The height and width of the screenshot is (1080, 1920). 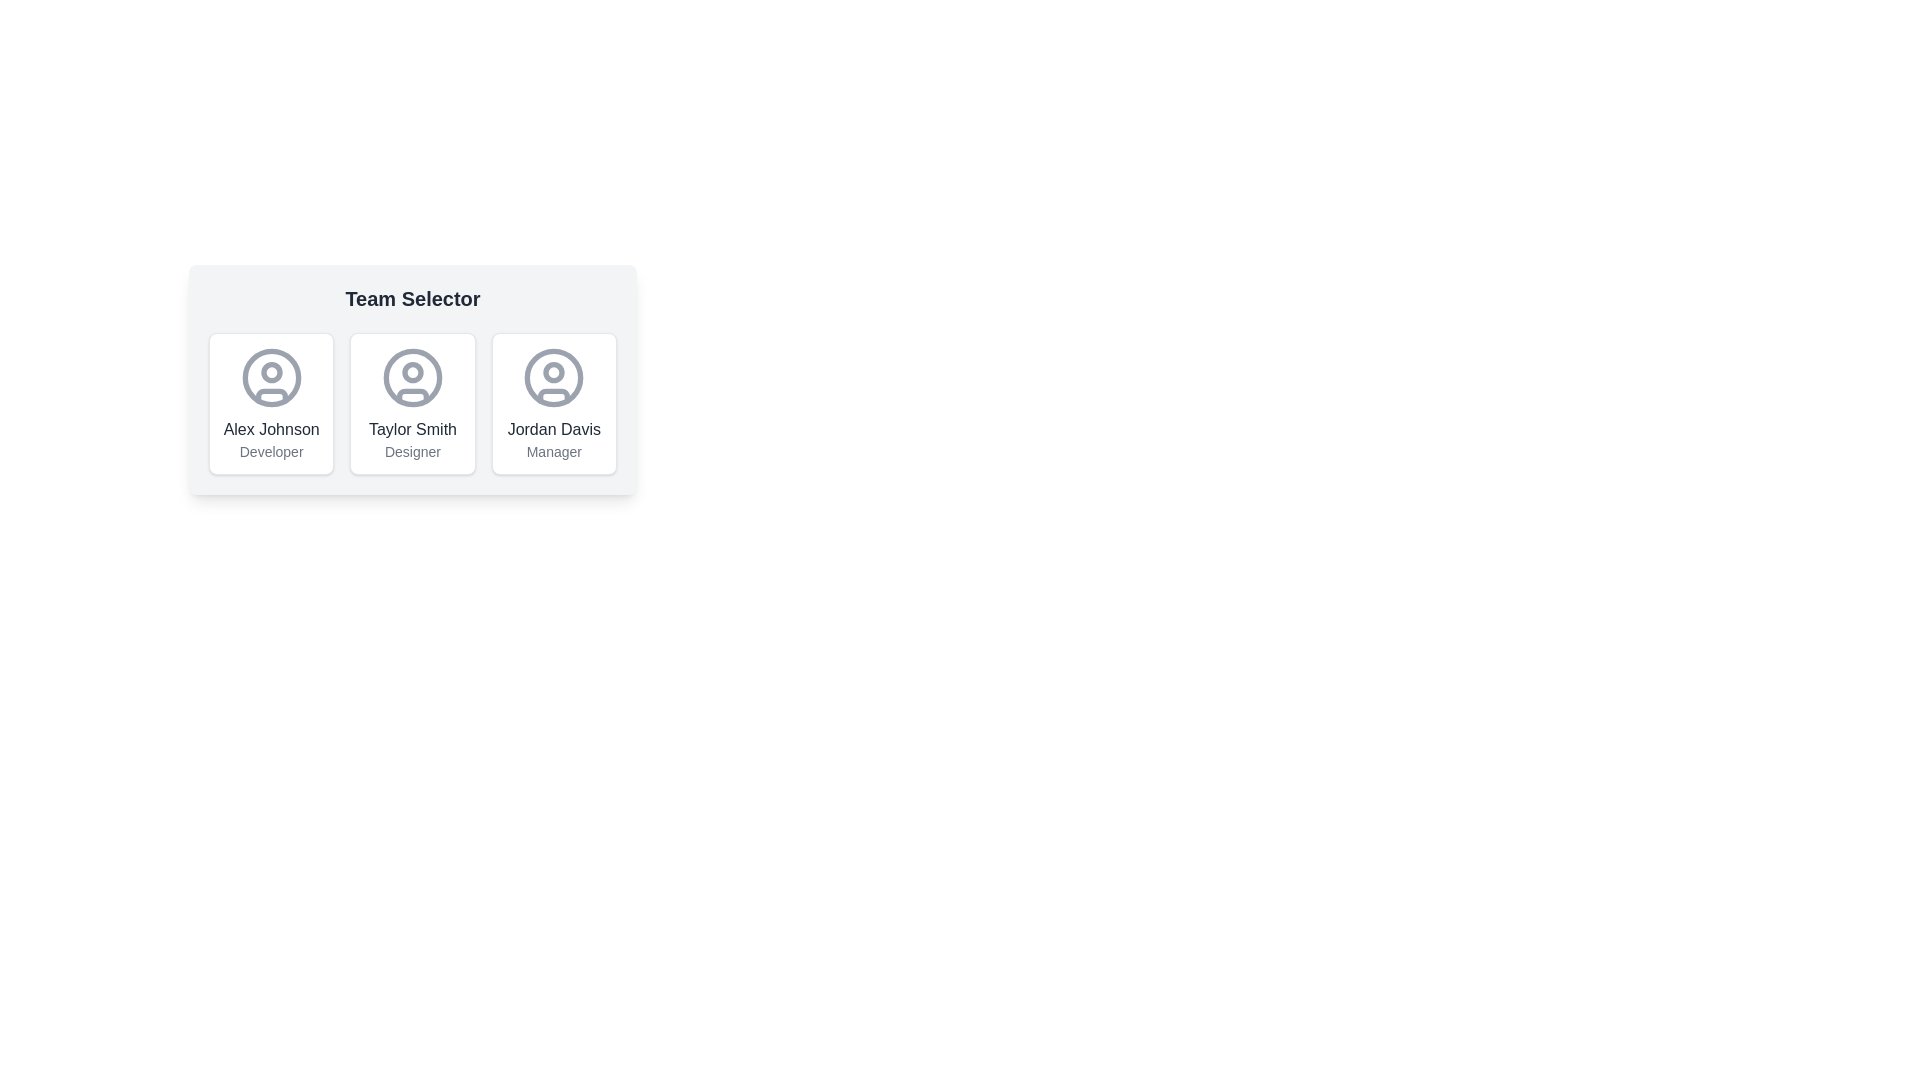 I want to click on the bottom-most segment of the user profile icon for 'Taylor Smith, Designer', so click(x=411, y=396).